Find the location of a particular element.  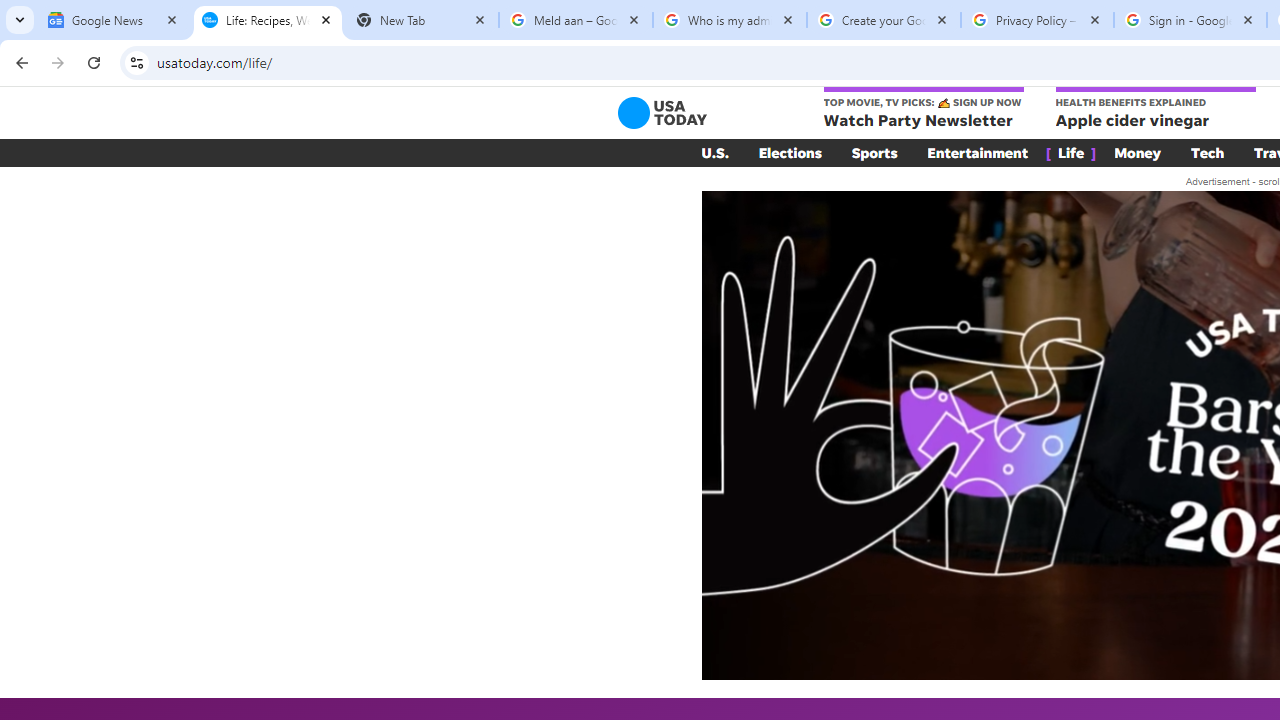

'USA TODAY' is located at coordinates (661, 113).